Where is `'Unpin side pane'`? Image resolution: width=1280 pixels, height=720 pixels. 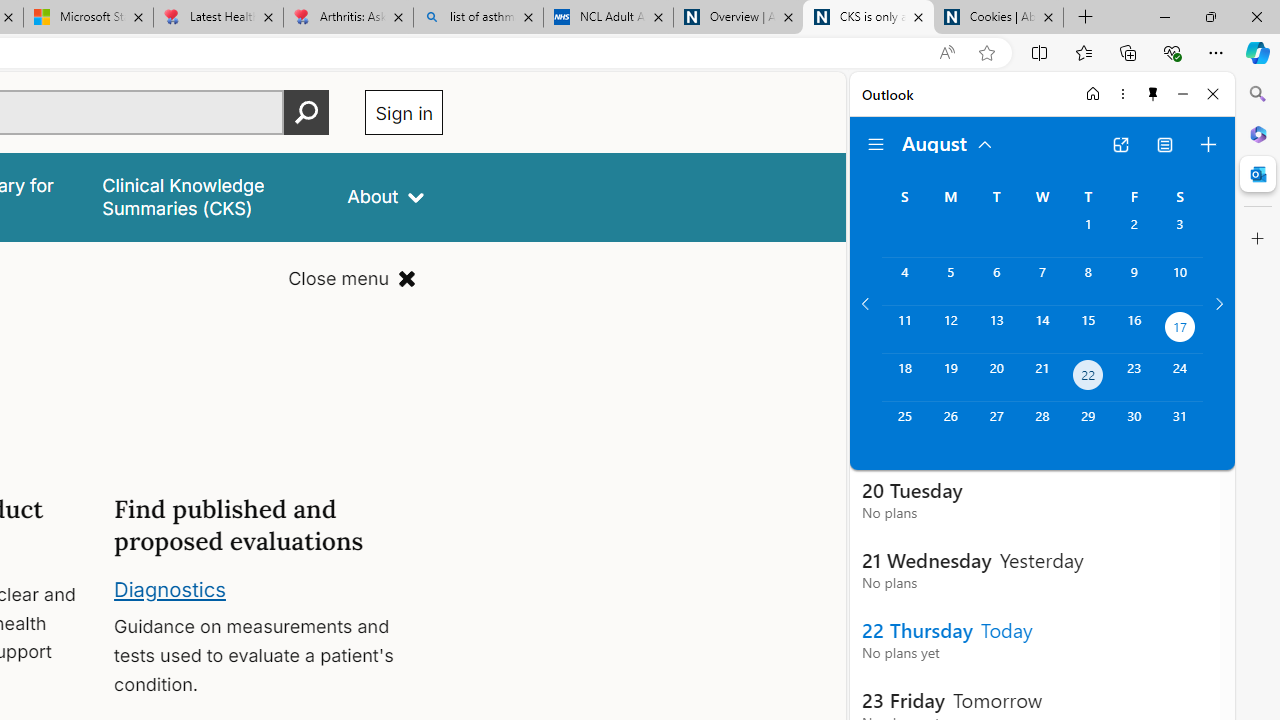 'Unpin side pane' is located at coordinates (1153, 93).